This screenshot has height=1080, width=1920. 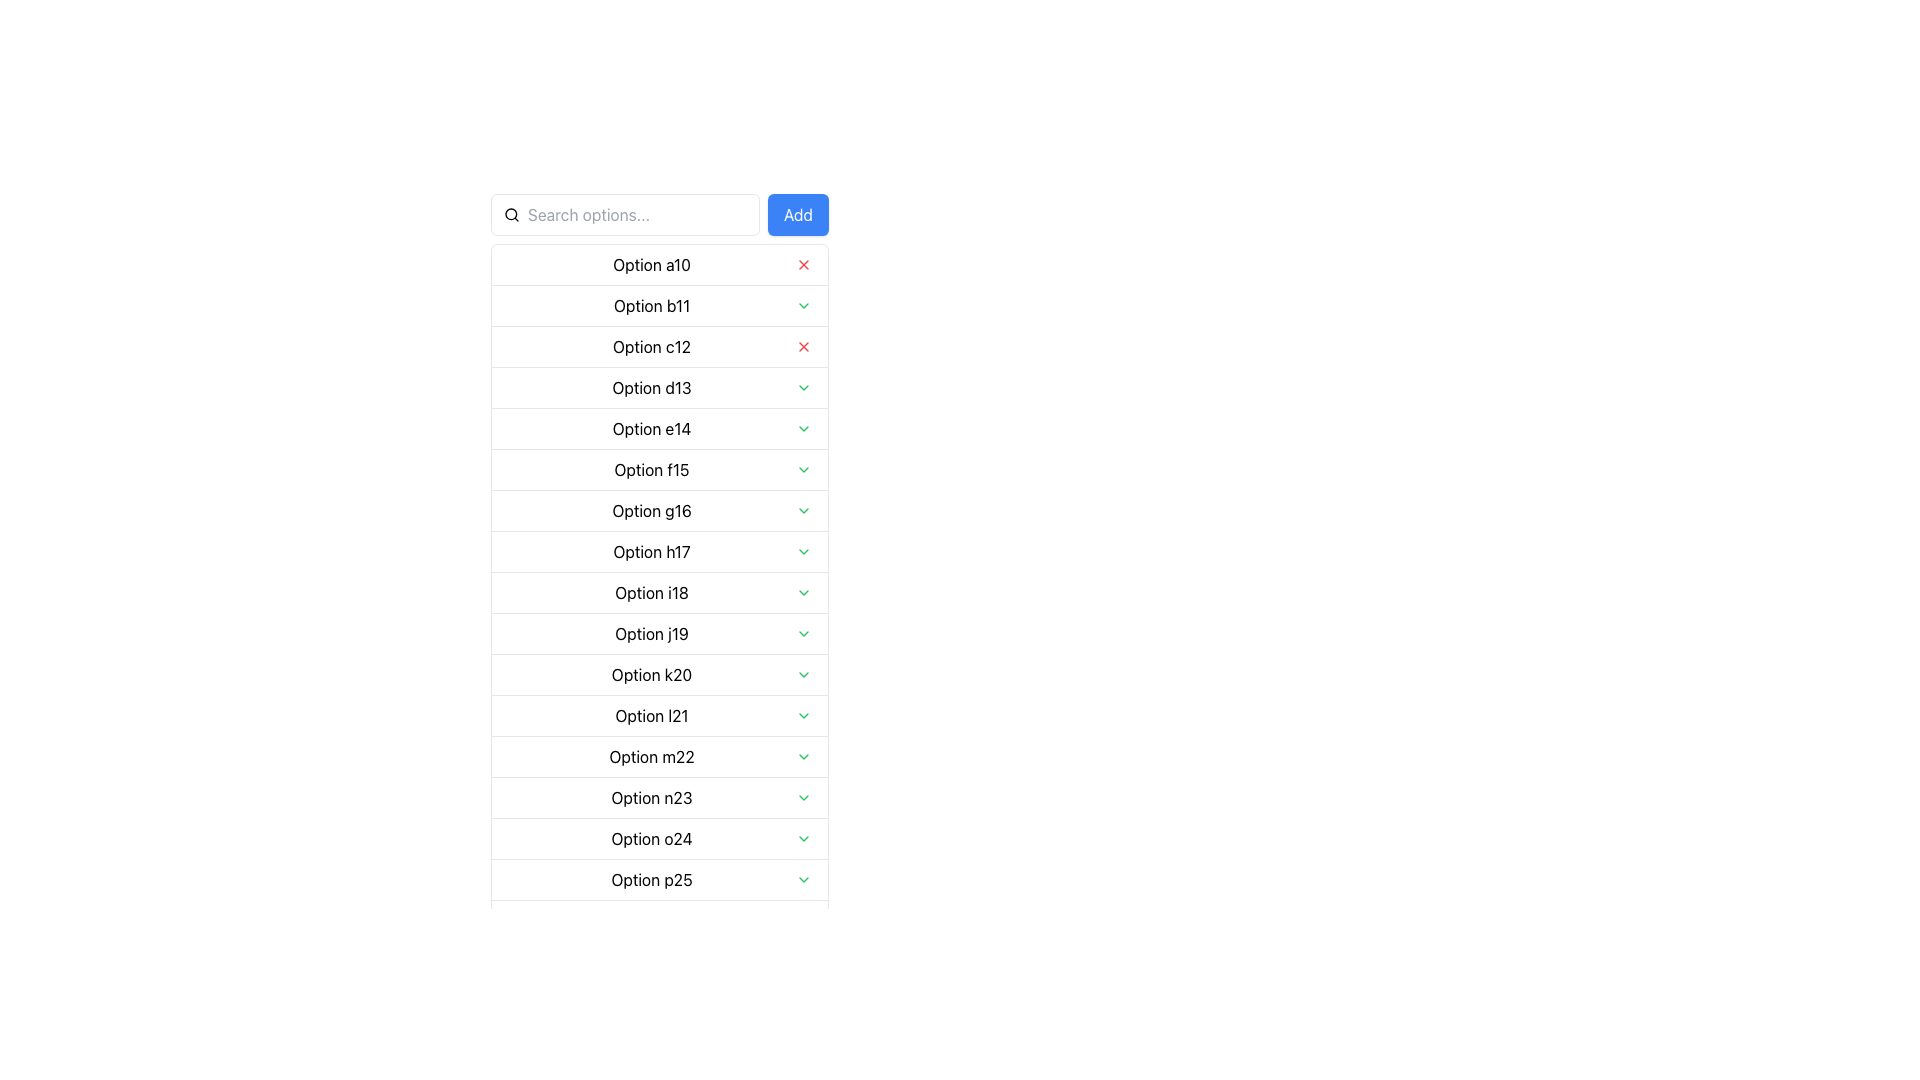 I want to click on the text label displaying 'Option k20', which is the twelfth item in a vertical list of options, so click(x=652, y=675).